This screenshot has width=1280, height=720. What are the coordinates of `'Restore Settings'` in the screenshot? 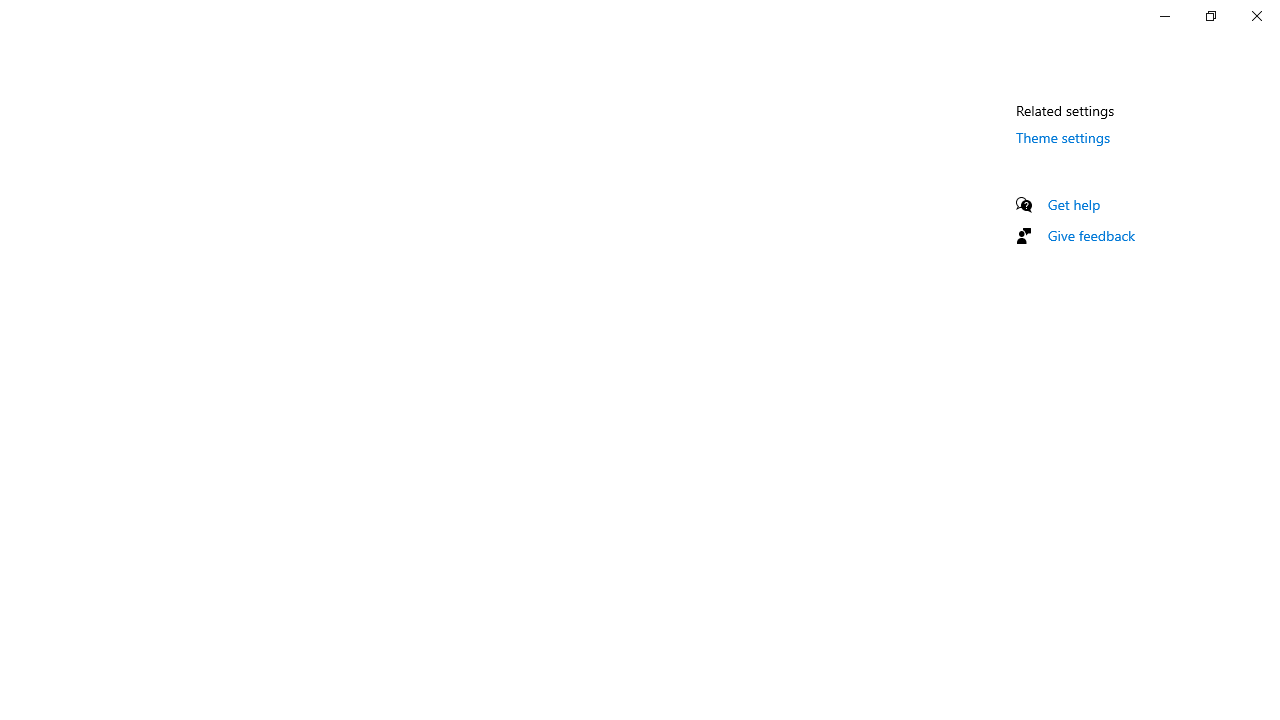 It's located at (1209, 15).